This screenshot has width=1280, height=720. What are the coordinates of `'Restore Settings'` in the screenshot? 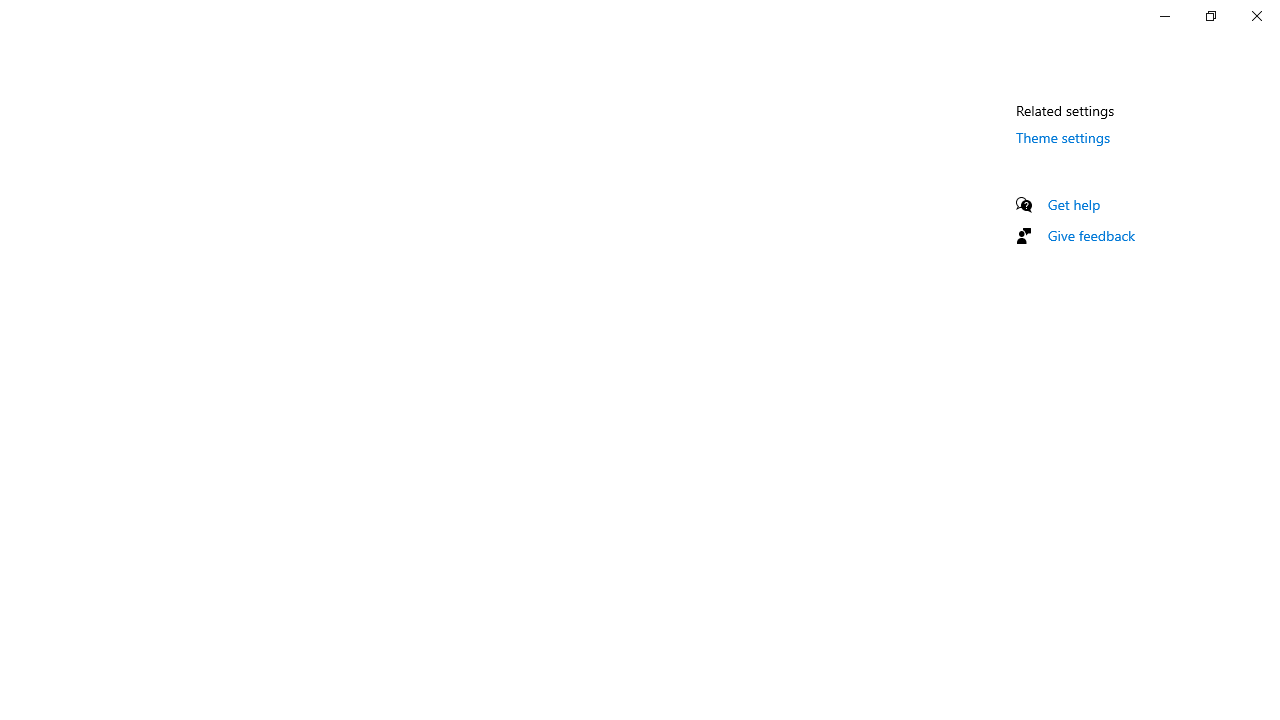 It's located at (1209, 15).